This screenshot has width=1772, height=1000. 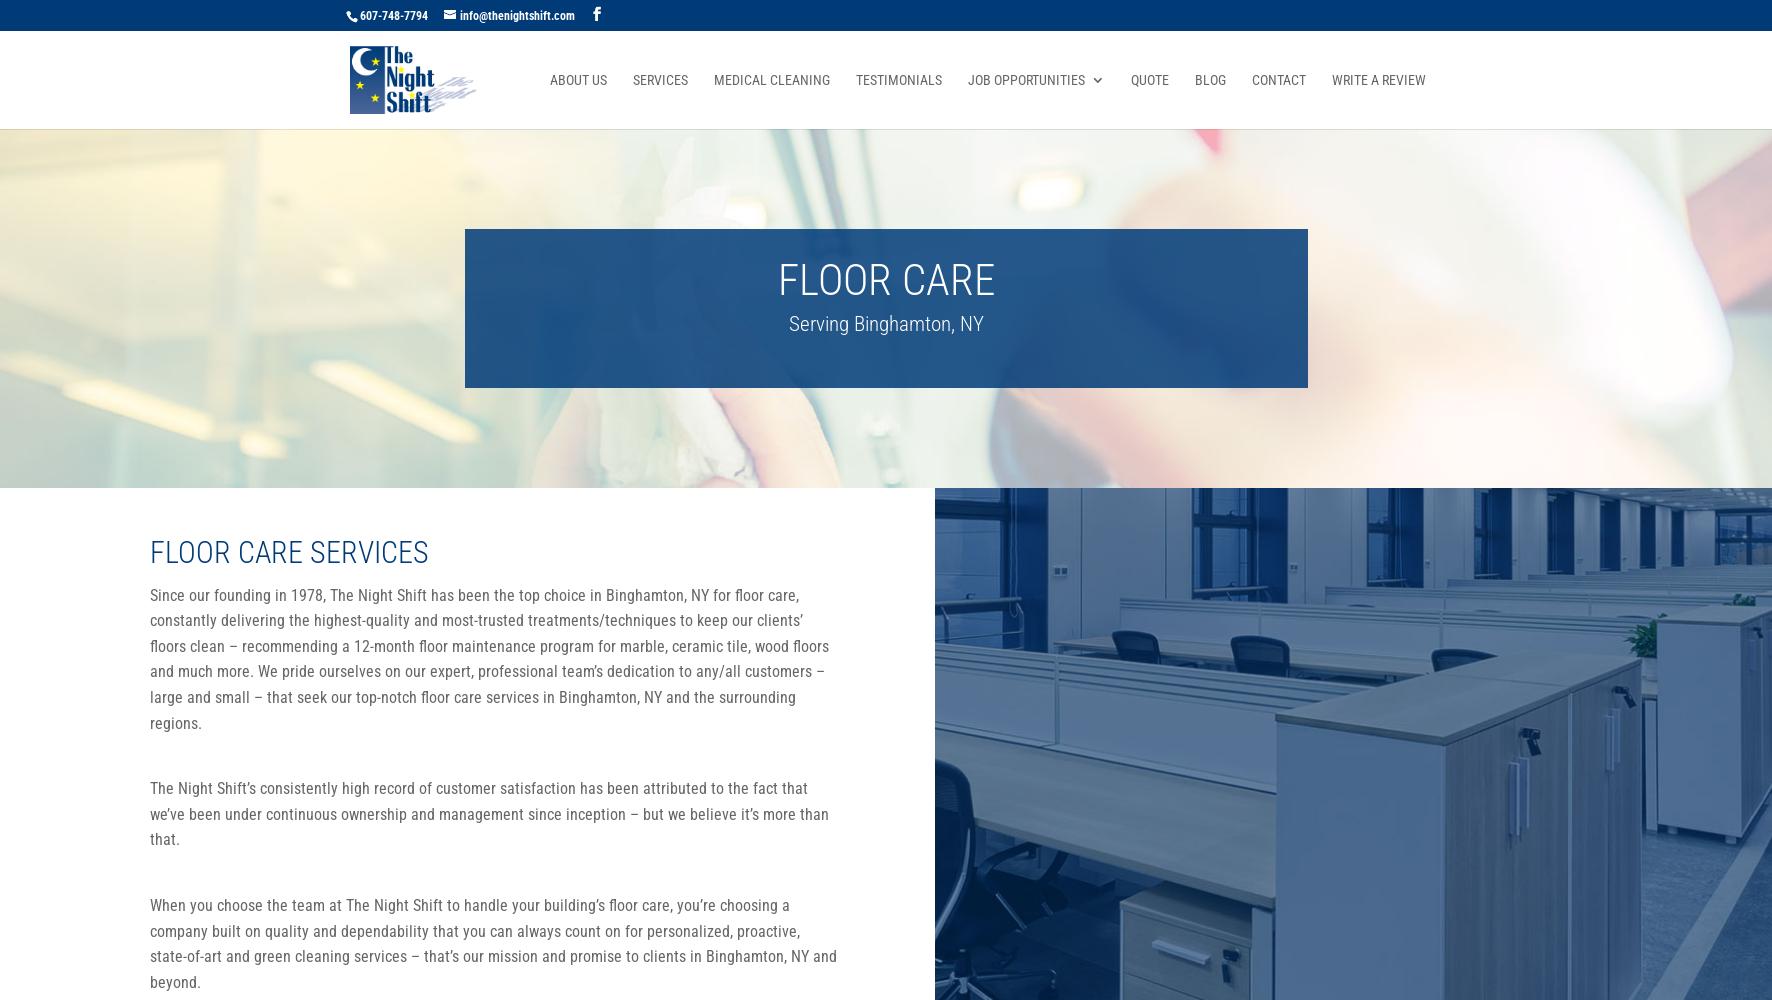 I want to click on 'When you choose the team at The Night Shift to handle your building’s floor care, you’re choosing a company built on quality and dependability that you can always count on for personalized, proactive, state-of-art and green cleaning services – that’s our mission and promise to clients in Binghamton, NY and beyond.', so click(x=492, y=942).